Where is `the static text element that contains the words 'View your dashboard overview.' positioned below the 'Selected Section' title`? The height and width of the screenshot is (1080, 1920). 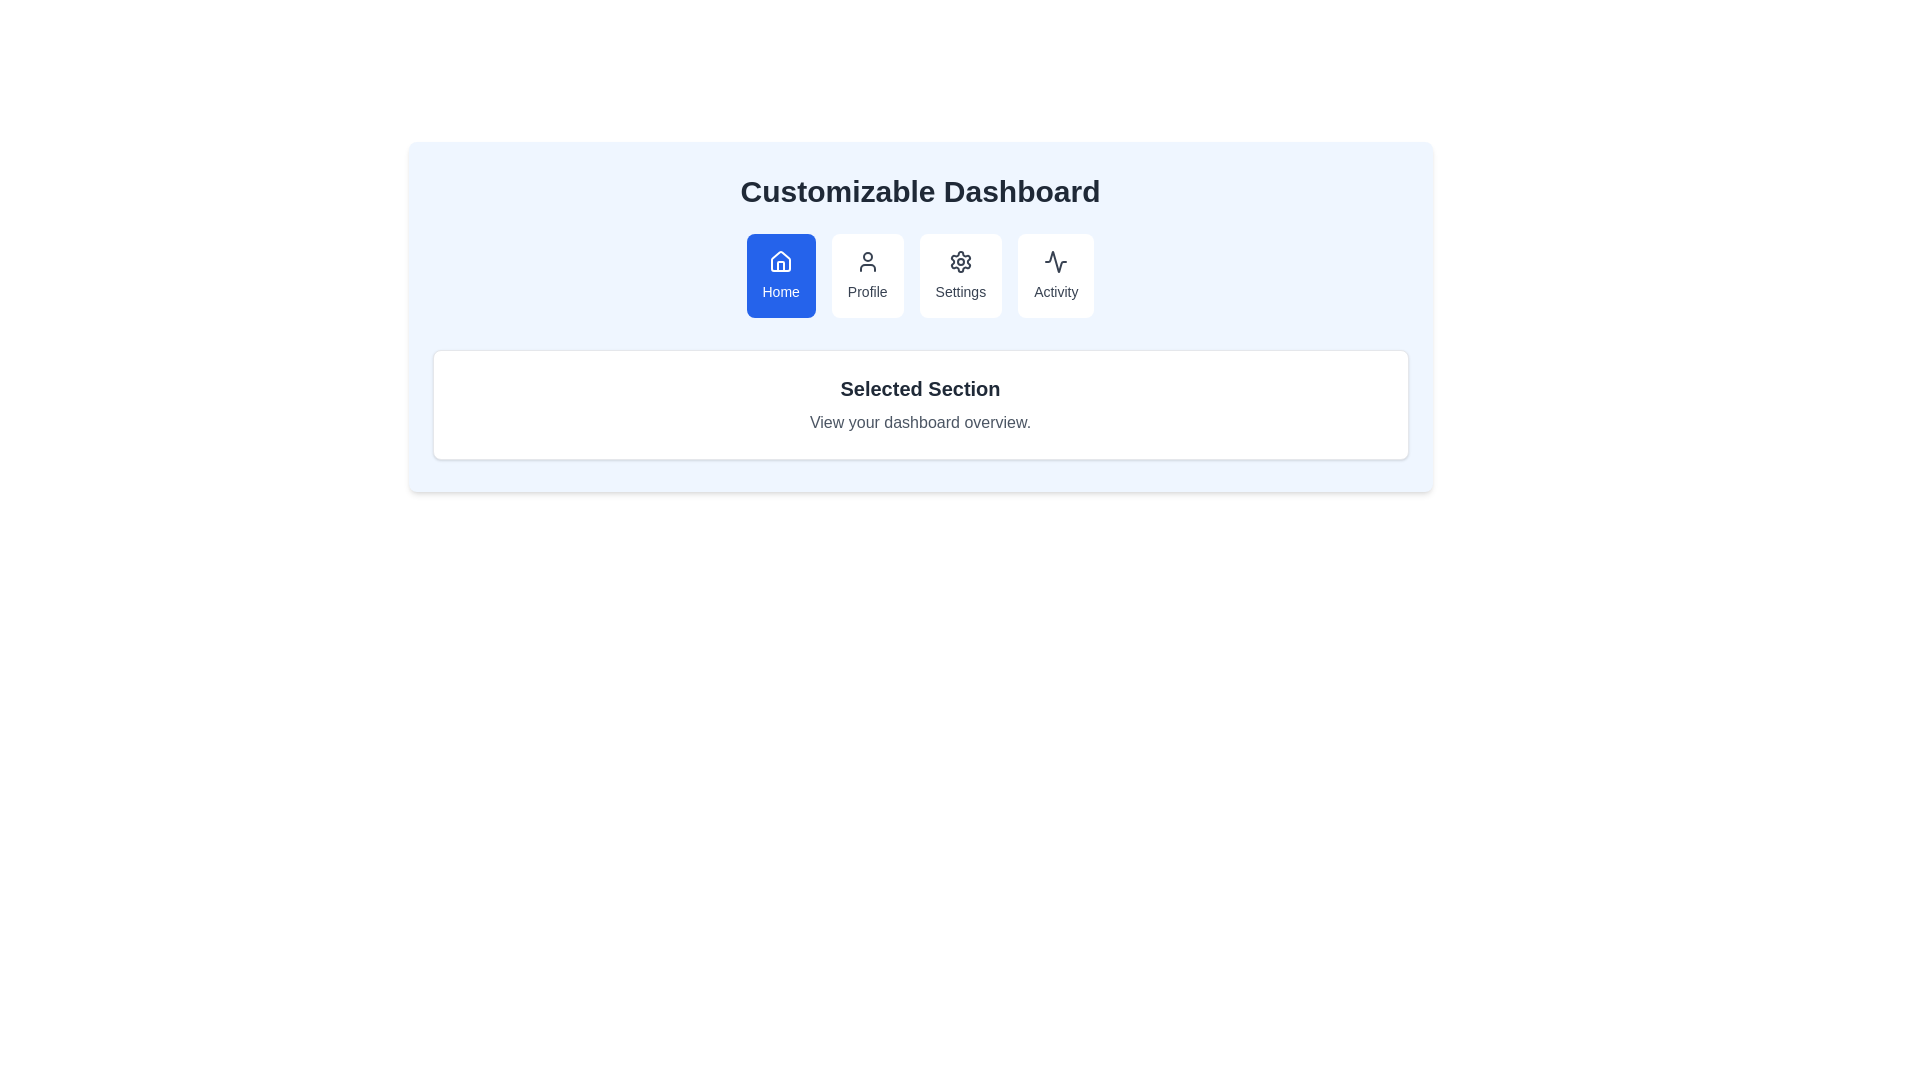
the static text element that contains the words 'View your dashboard overview.' positioned below the 'Selected Section' title is located at coordinates (919, 422).